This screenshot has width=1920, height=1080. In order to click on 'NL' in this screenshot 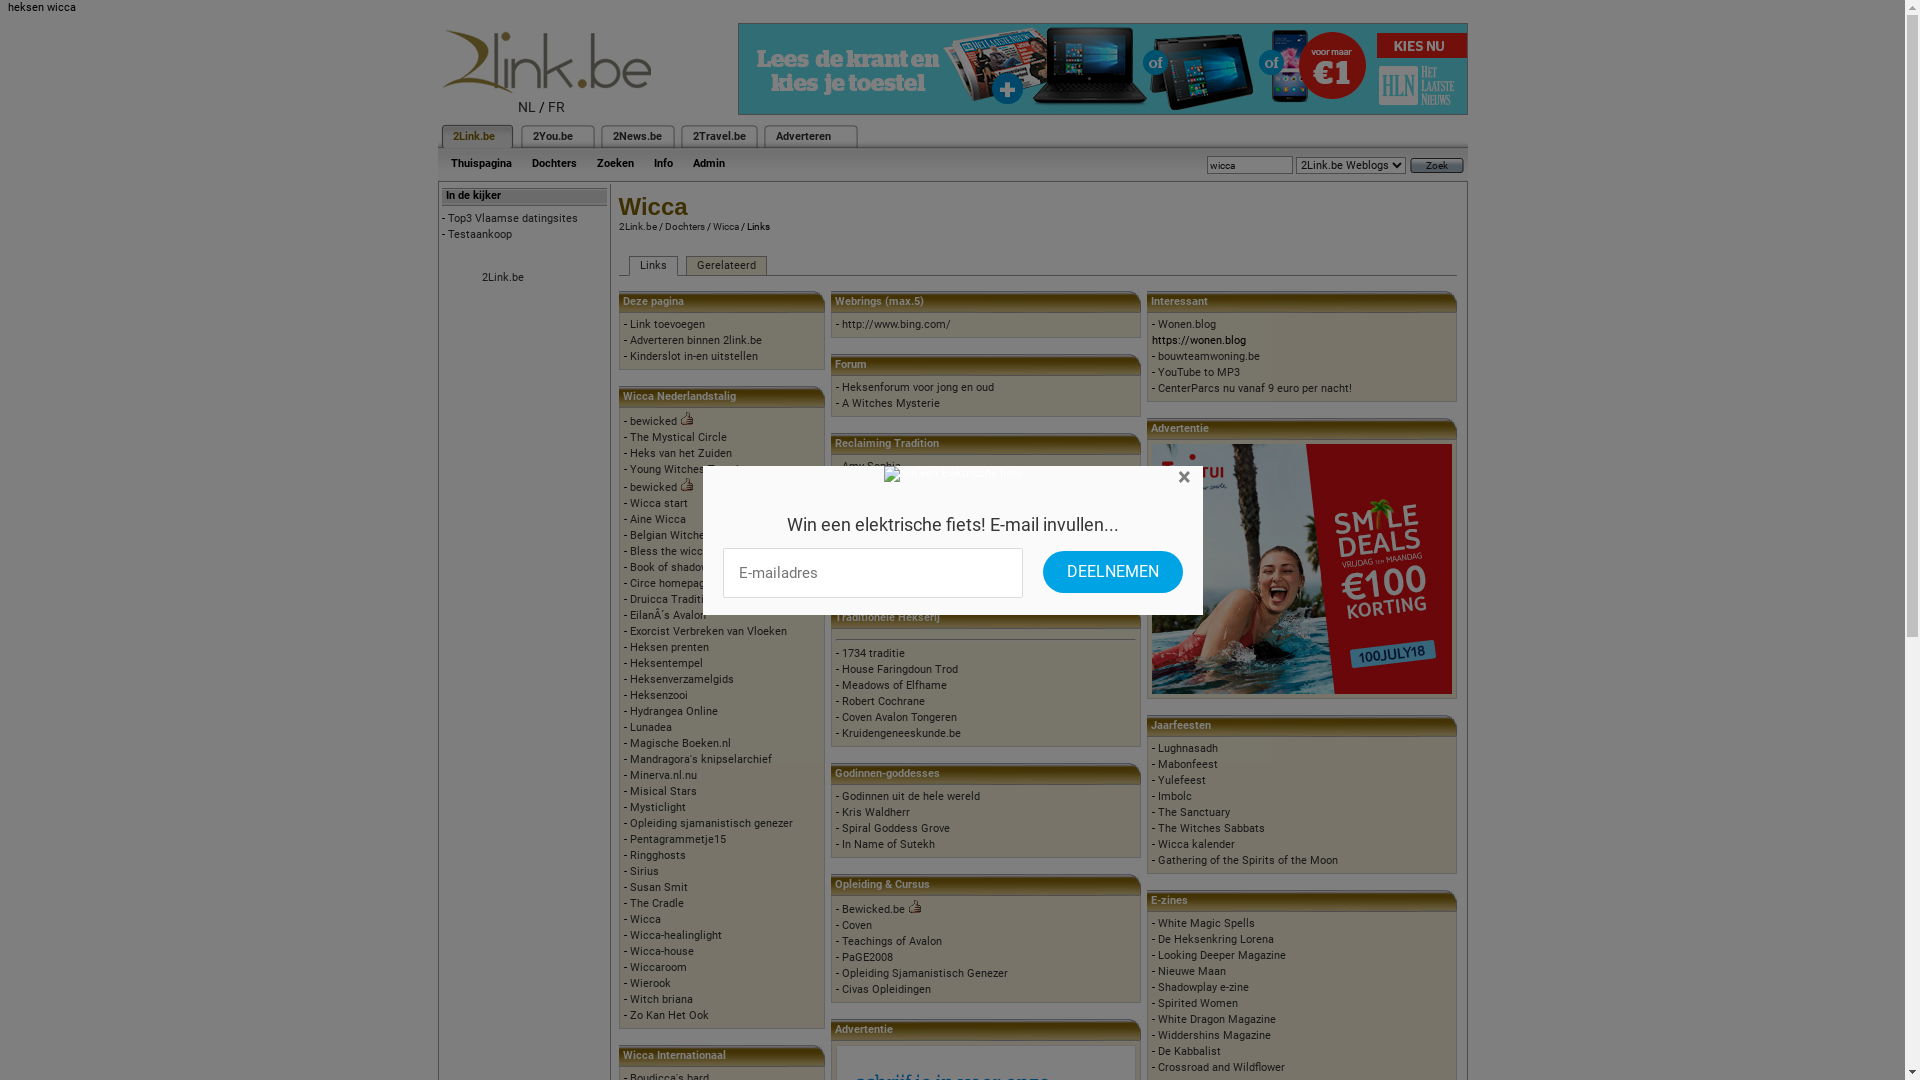, I will do `click(527, 107)`.